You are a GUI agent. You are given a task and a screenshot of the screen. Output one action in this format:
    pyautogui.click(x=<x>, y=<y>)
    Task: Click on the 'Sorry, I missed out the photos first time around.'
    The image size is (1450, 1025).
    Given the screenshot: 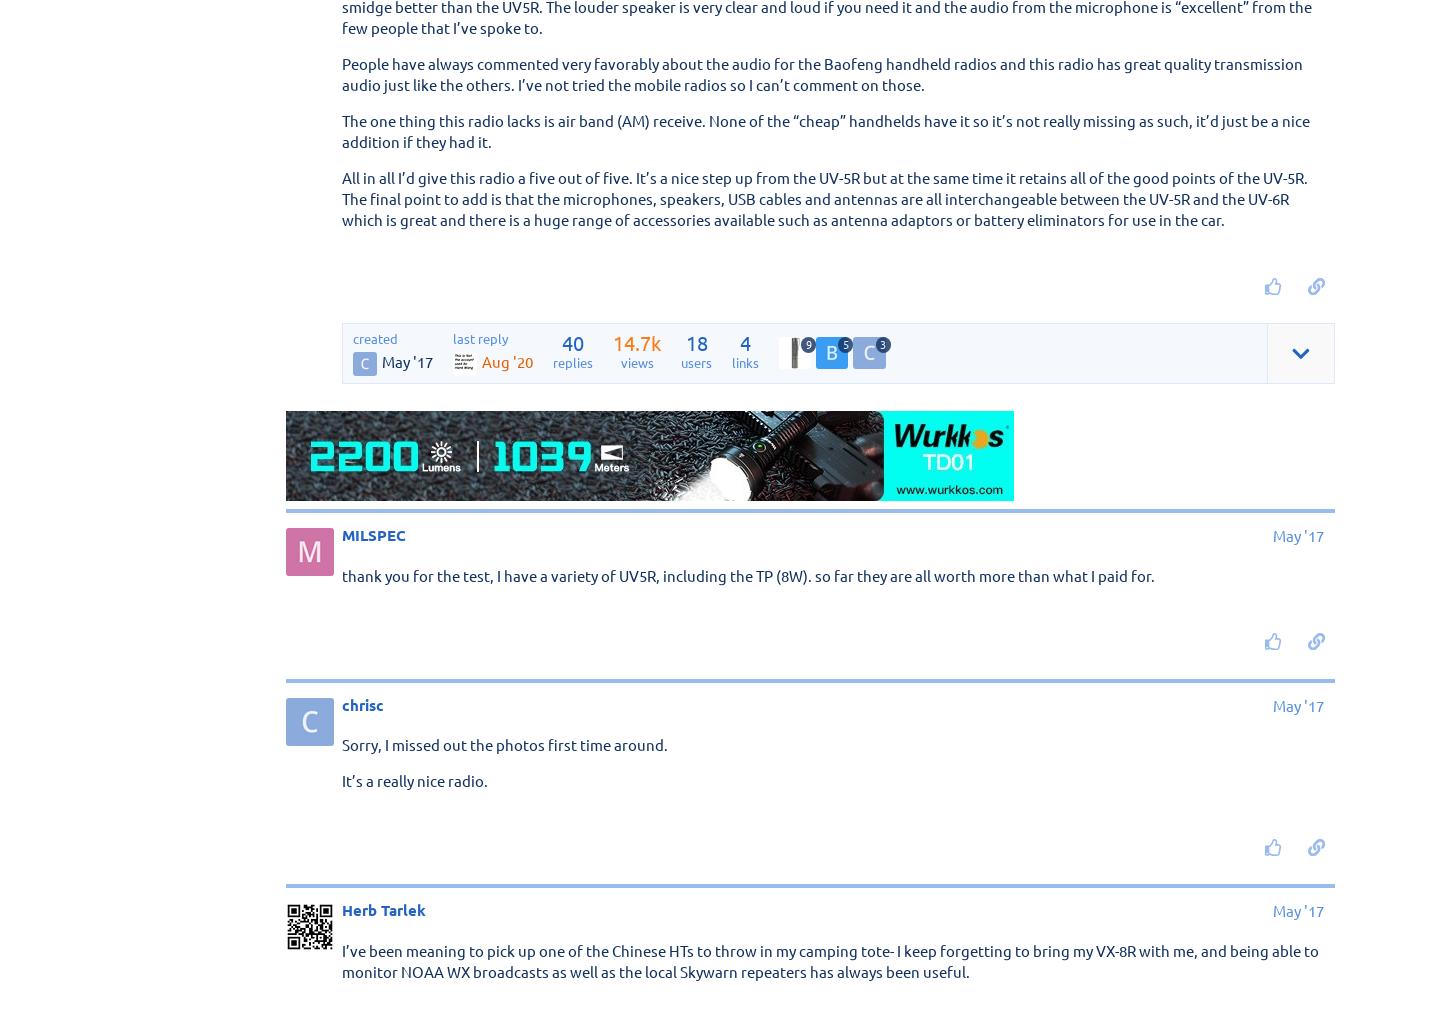 What is the action you would take?
    pyautogui.click(x=505, y=743)
    